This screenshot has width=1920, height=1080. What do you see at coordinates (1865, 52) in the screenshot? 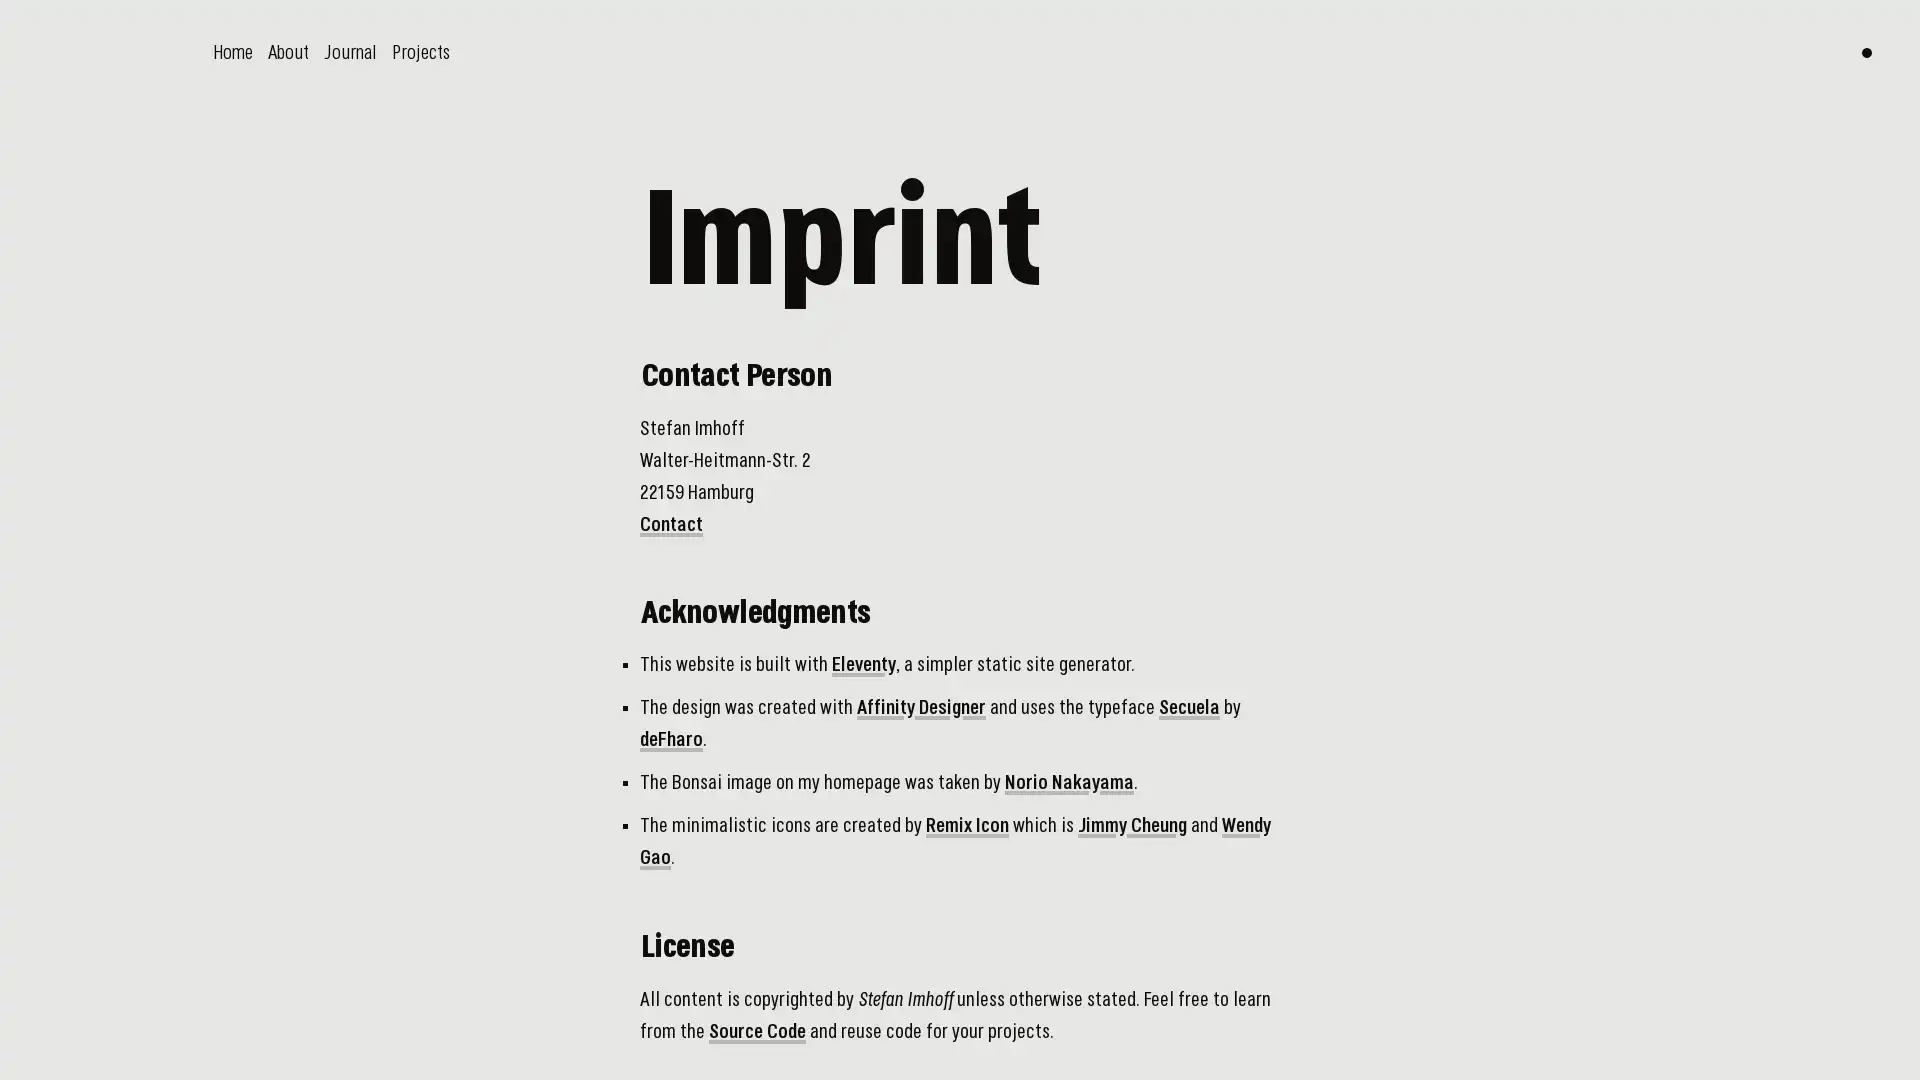
I see `Switch color theme` at bounding box center [1865, 52].